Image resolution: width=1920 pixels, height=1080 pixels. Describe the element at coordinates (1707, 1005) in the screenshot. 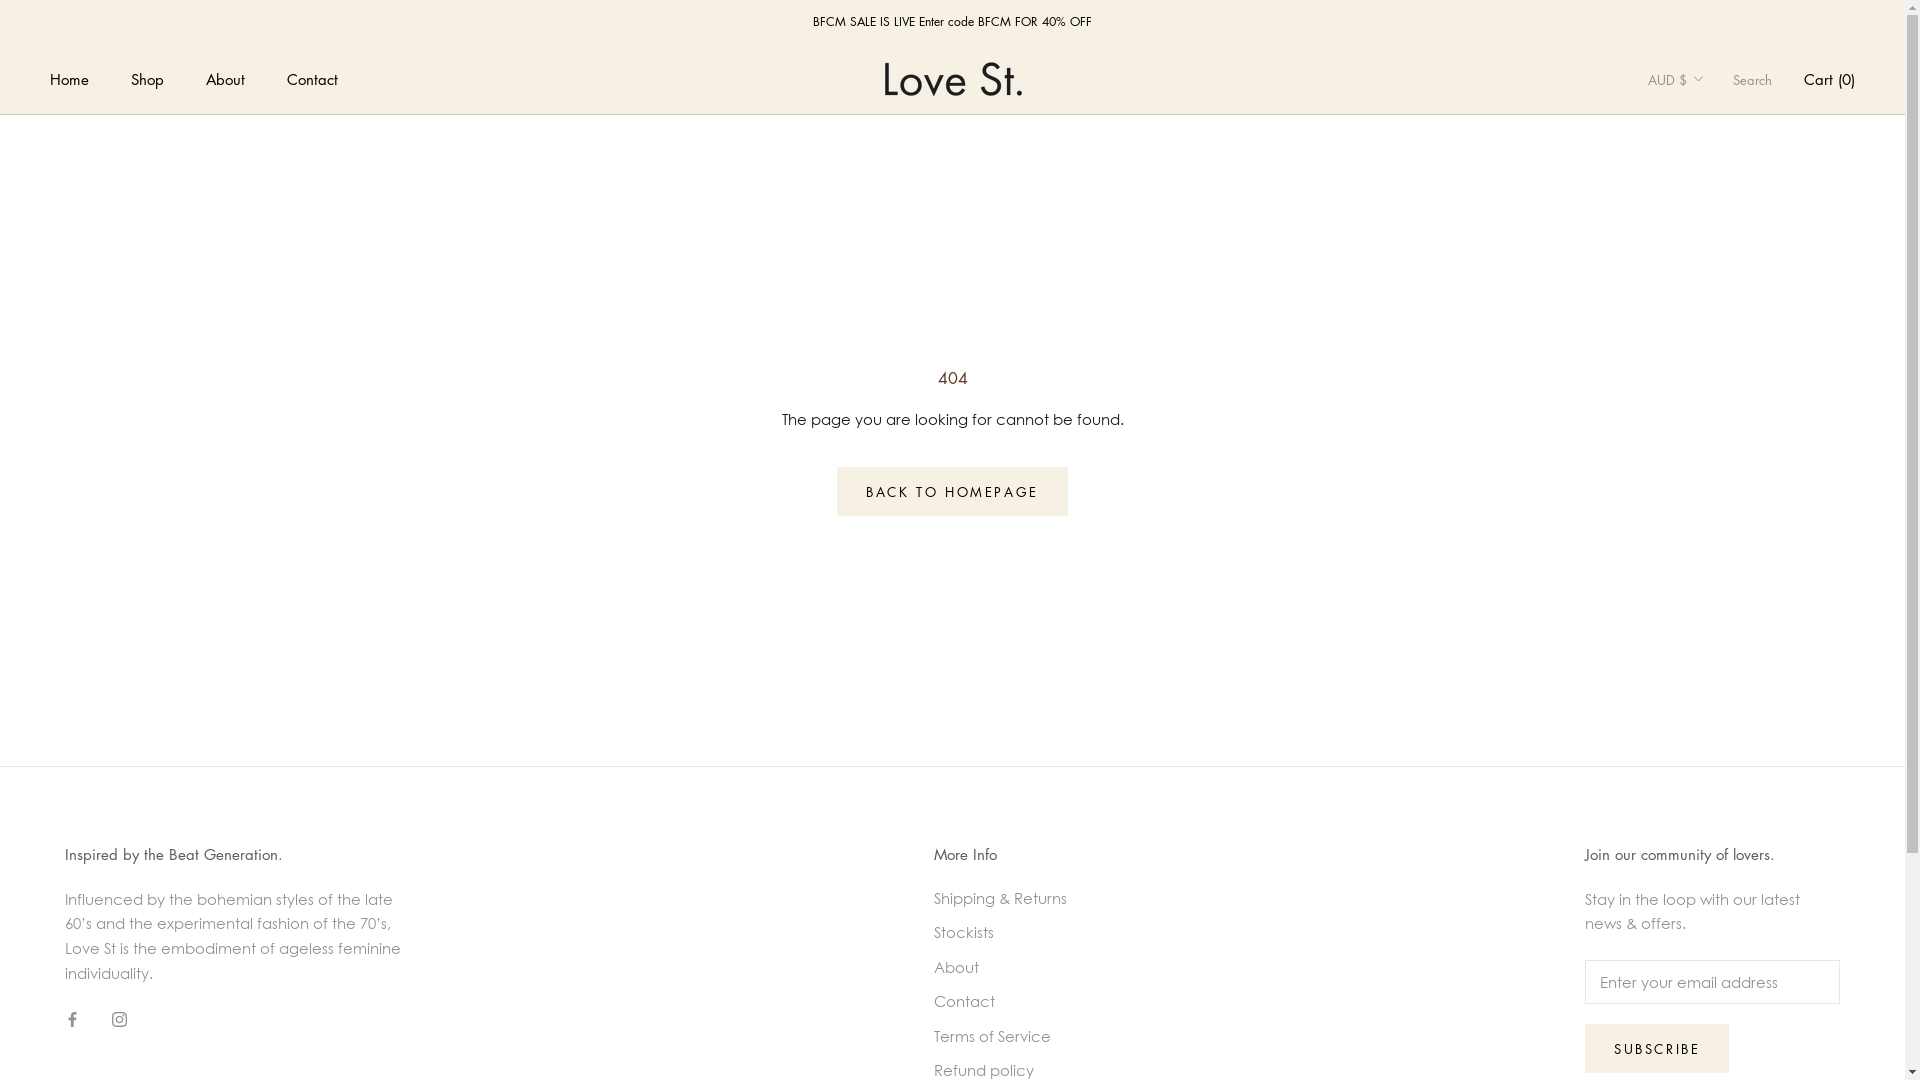

I see `'DZD'` at that location.